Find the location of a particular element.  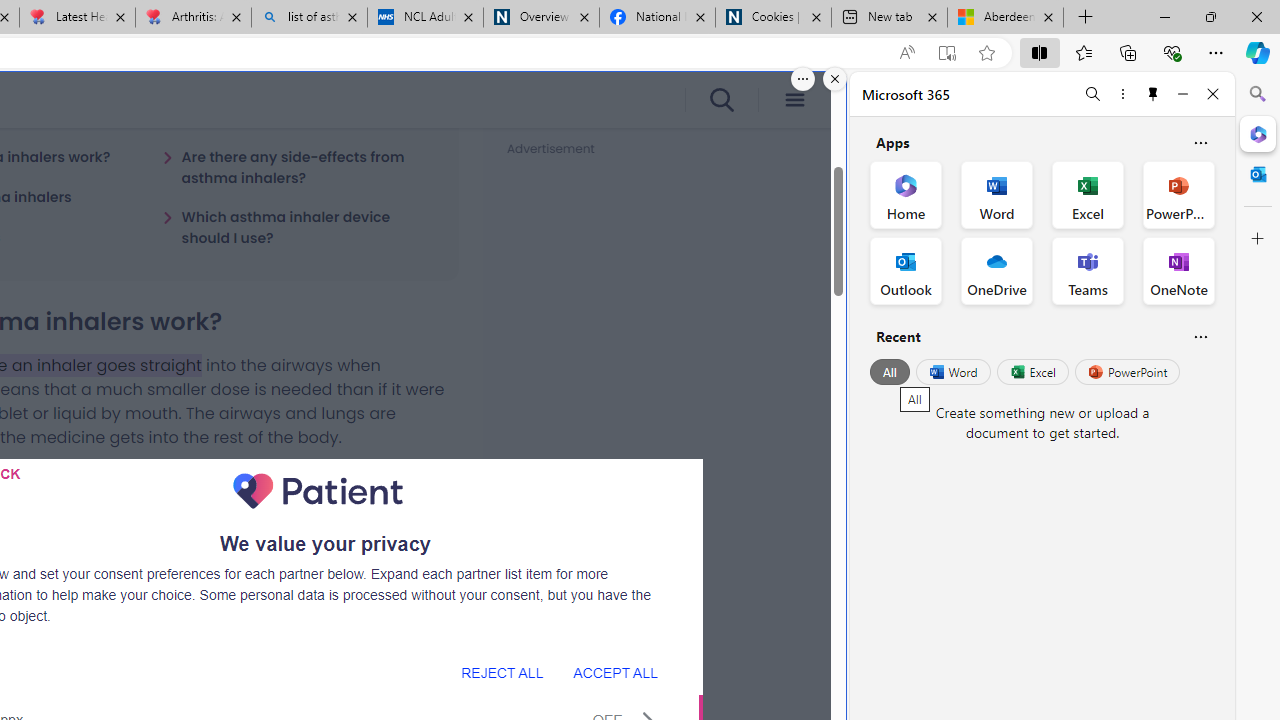

'Close Customize pane' is located at coordinates (1257, 238).